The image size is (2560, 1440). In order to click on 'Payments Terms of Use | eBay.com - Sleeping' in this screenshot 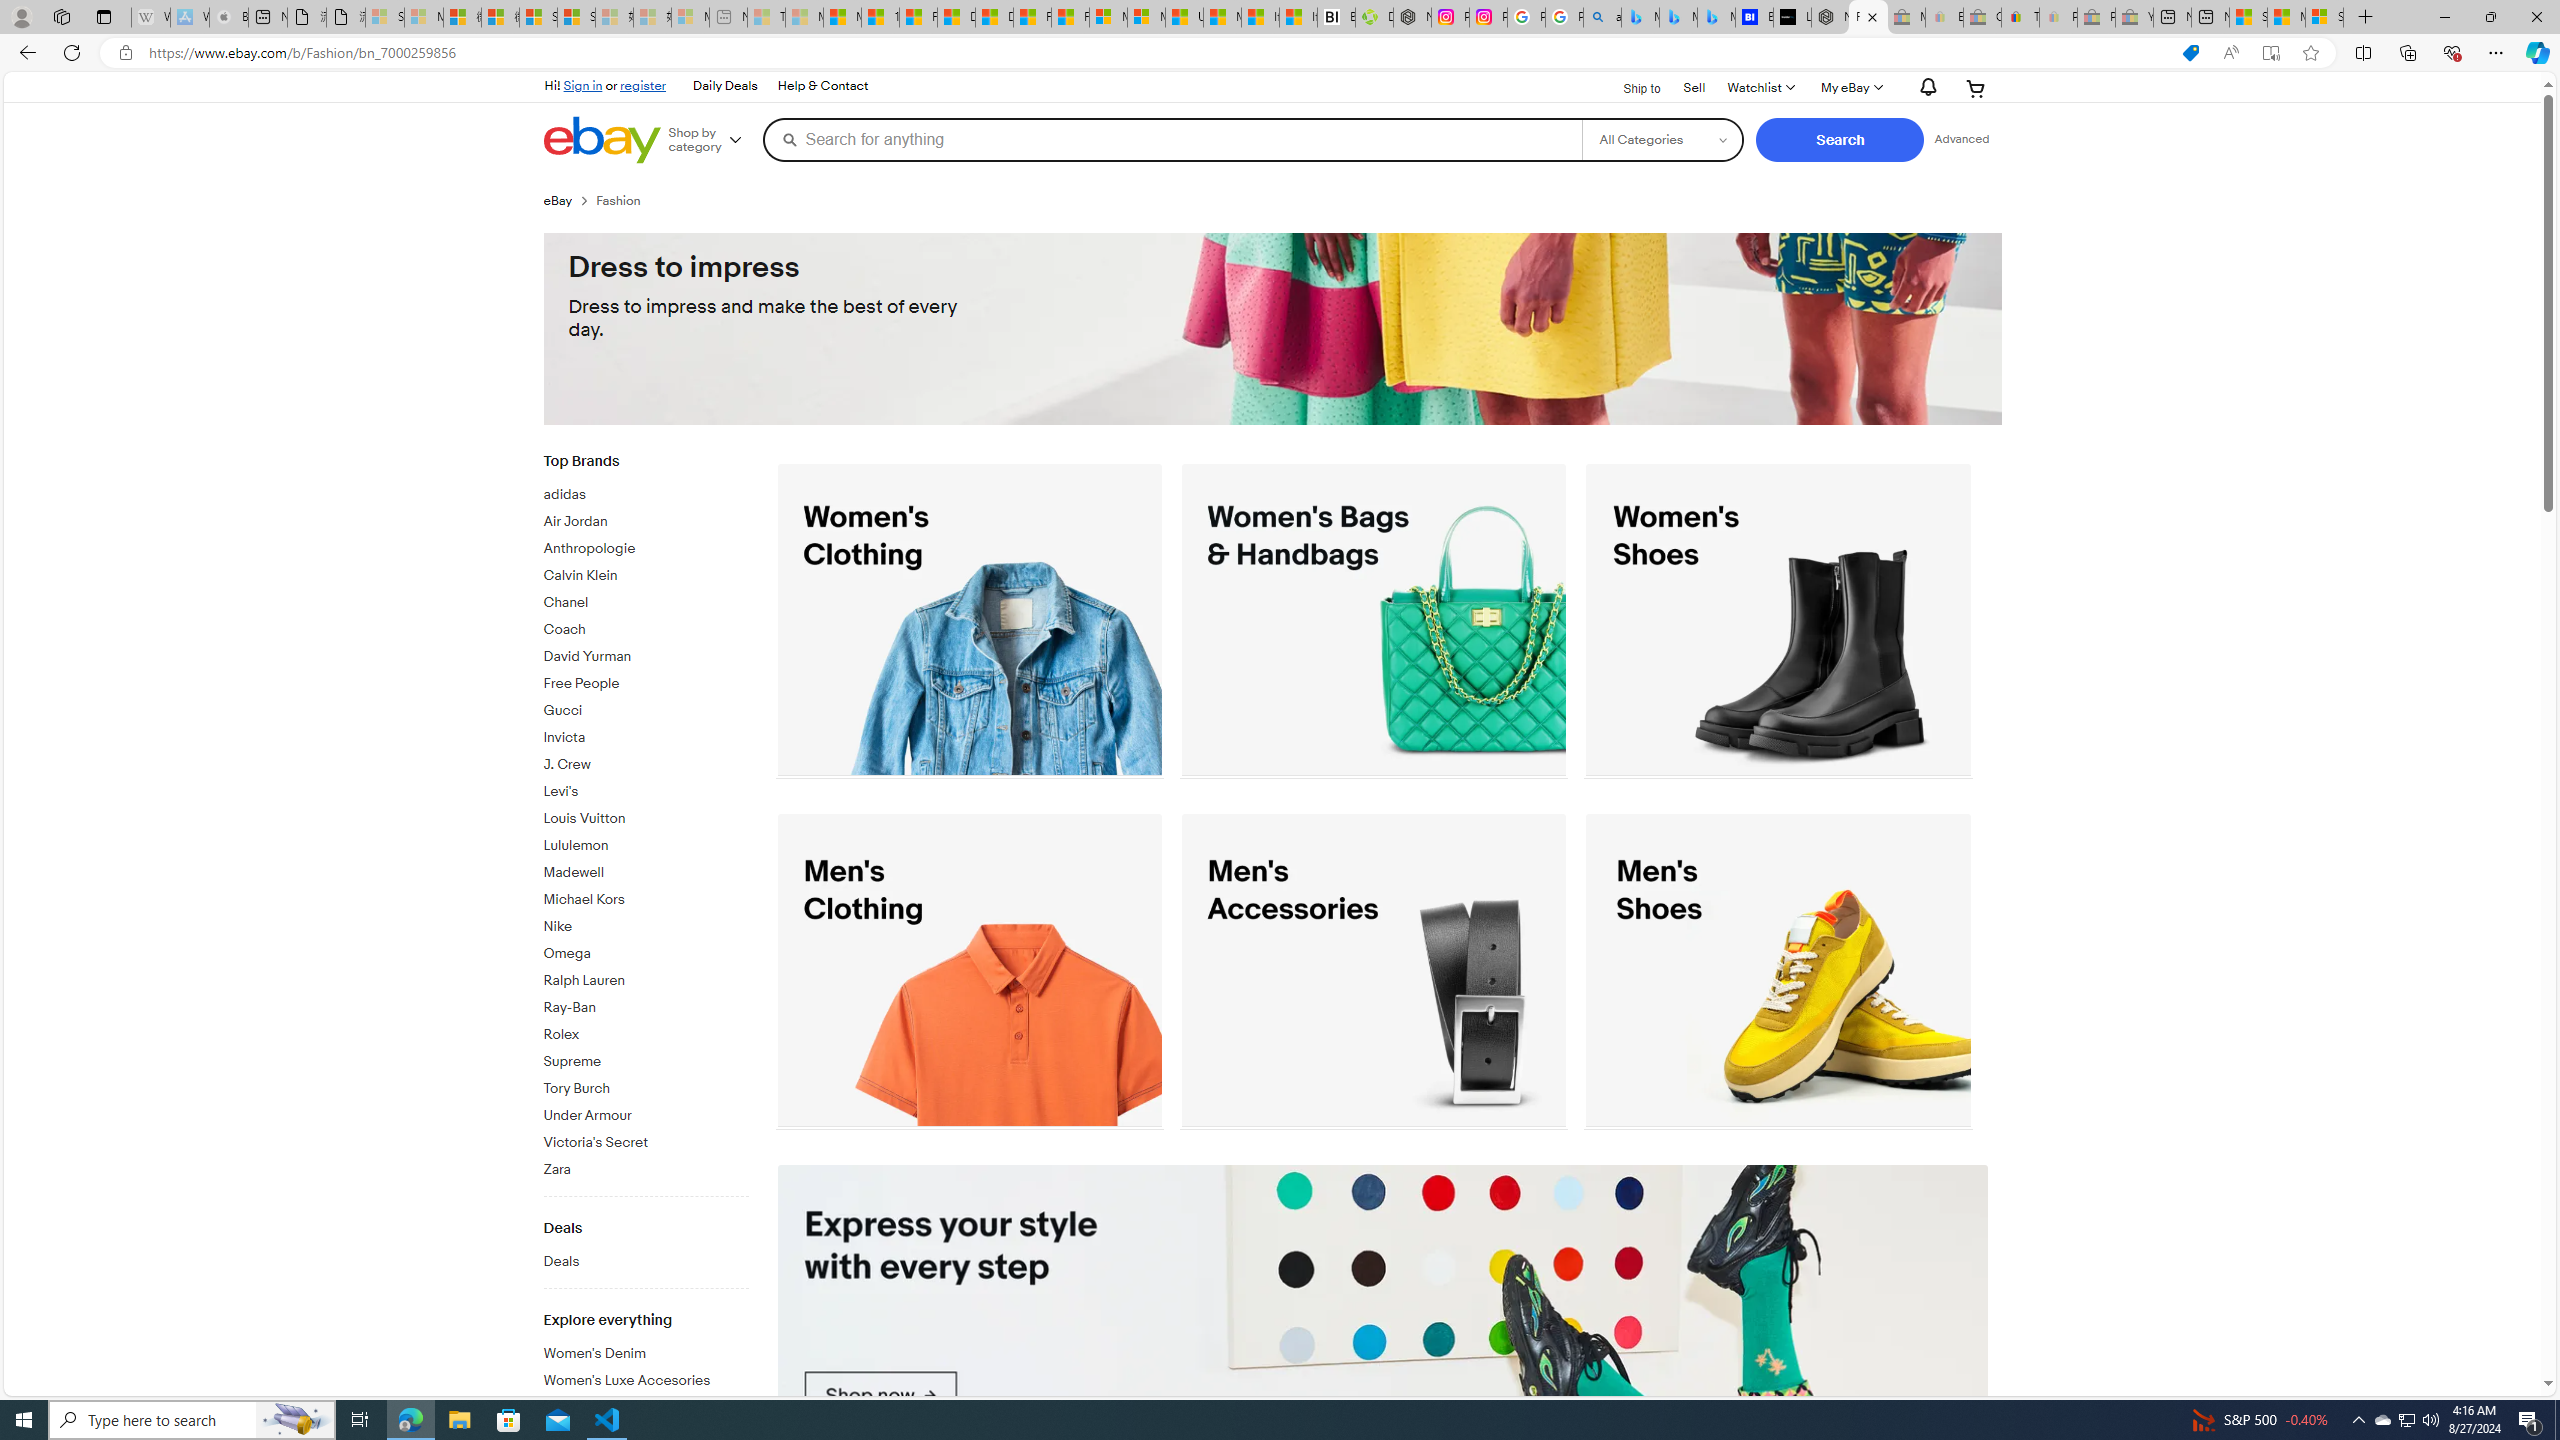, I will do `click(2058, 16)`.